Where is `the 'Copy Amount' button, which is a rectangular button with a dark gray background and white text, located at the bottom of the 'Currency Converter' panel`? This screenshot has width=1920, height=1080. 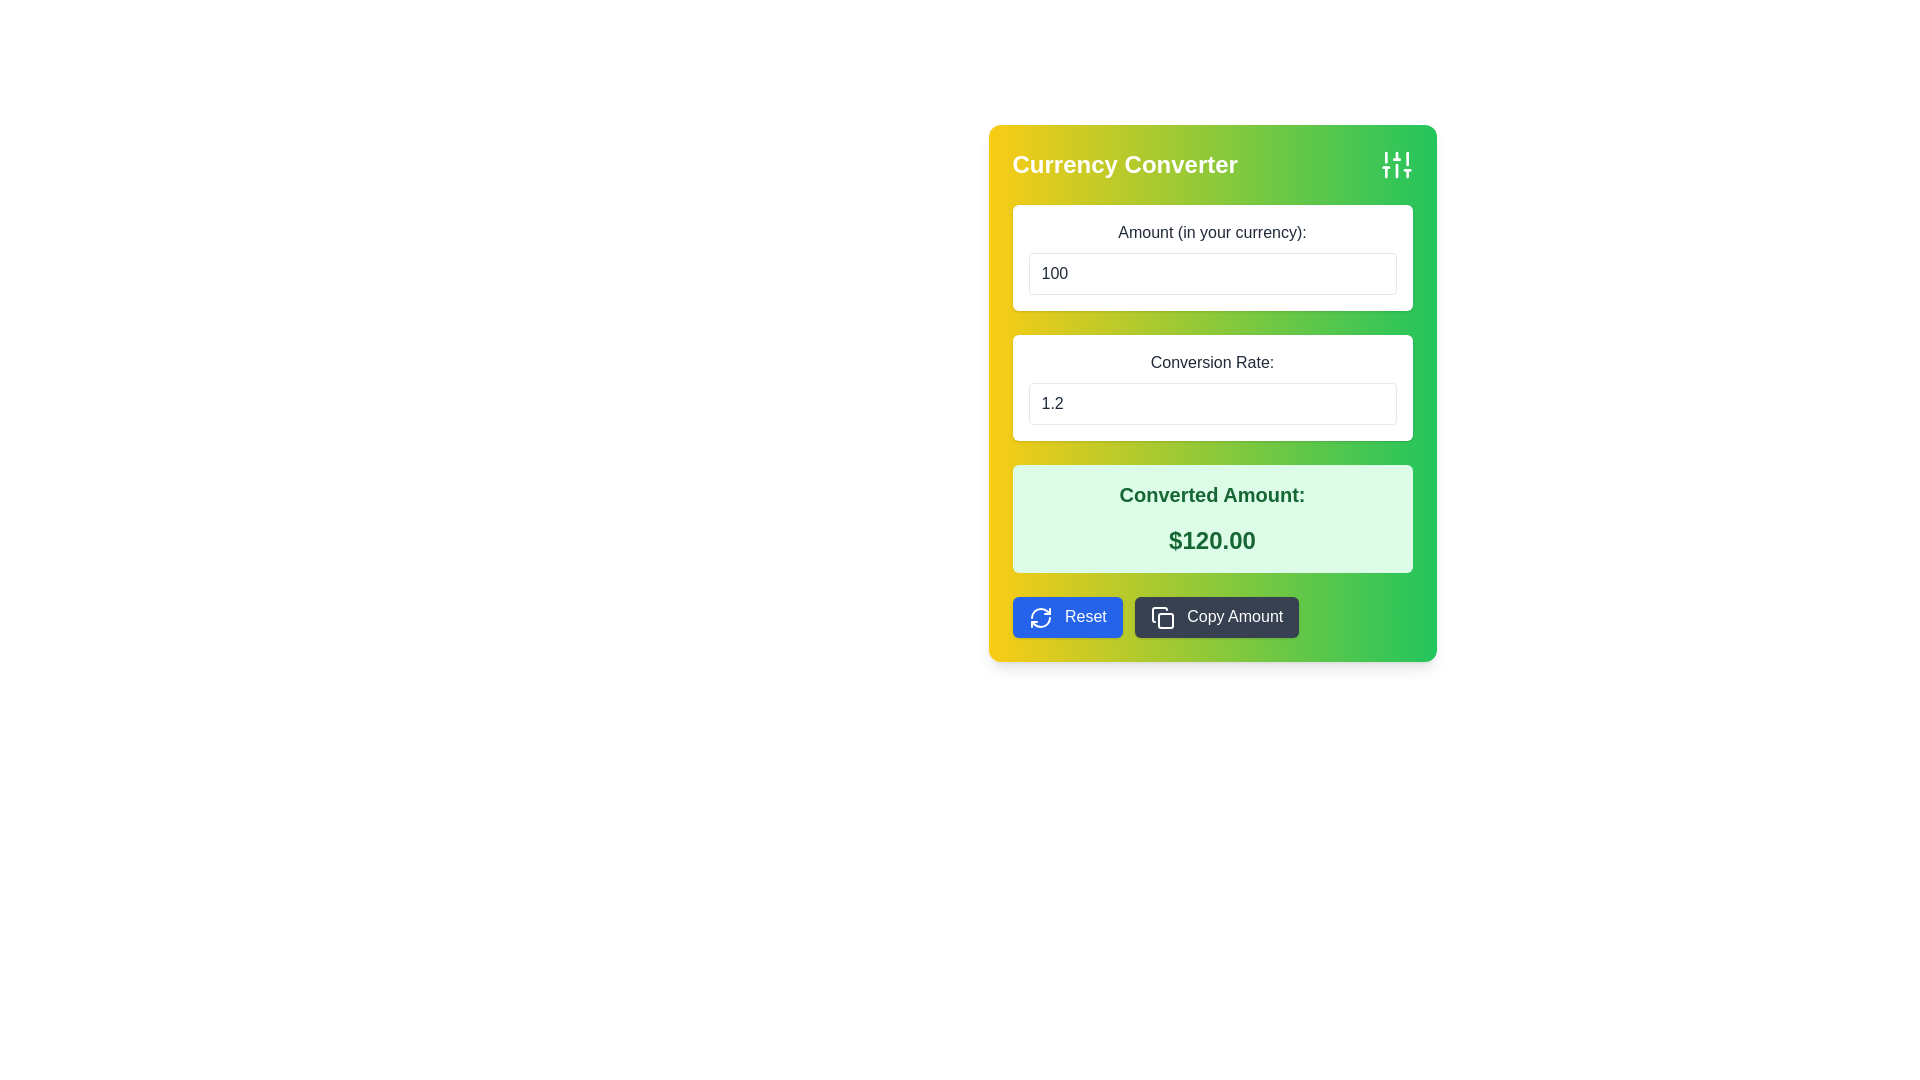
the 'Copy Amount' button, which is a rectangular button with a dark gray background and white text, located at the bottom of the 'Currency Converter' panel is located at coordinates (1216, 616).